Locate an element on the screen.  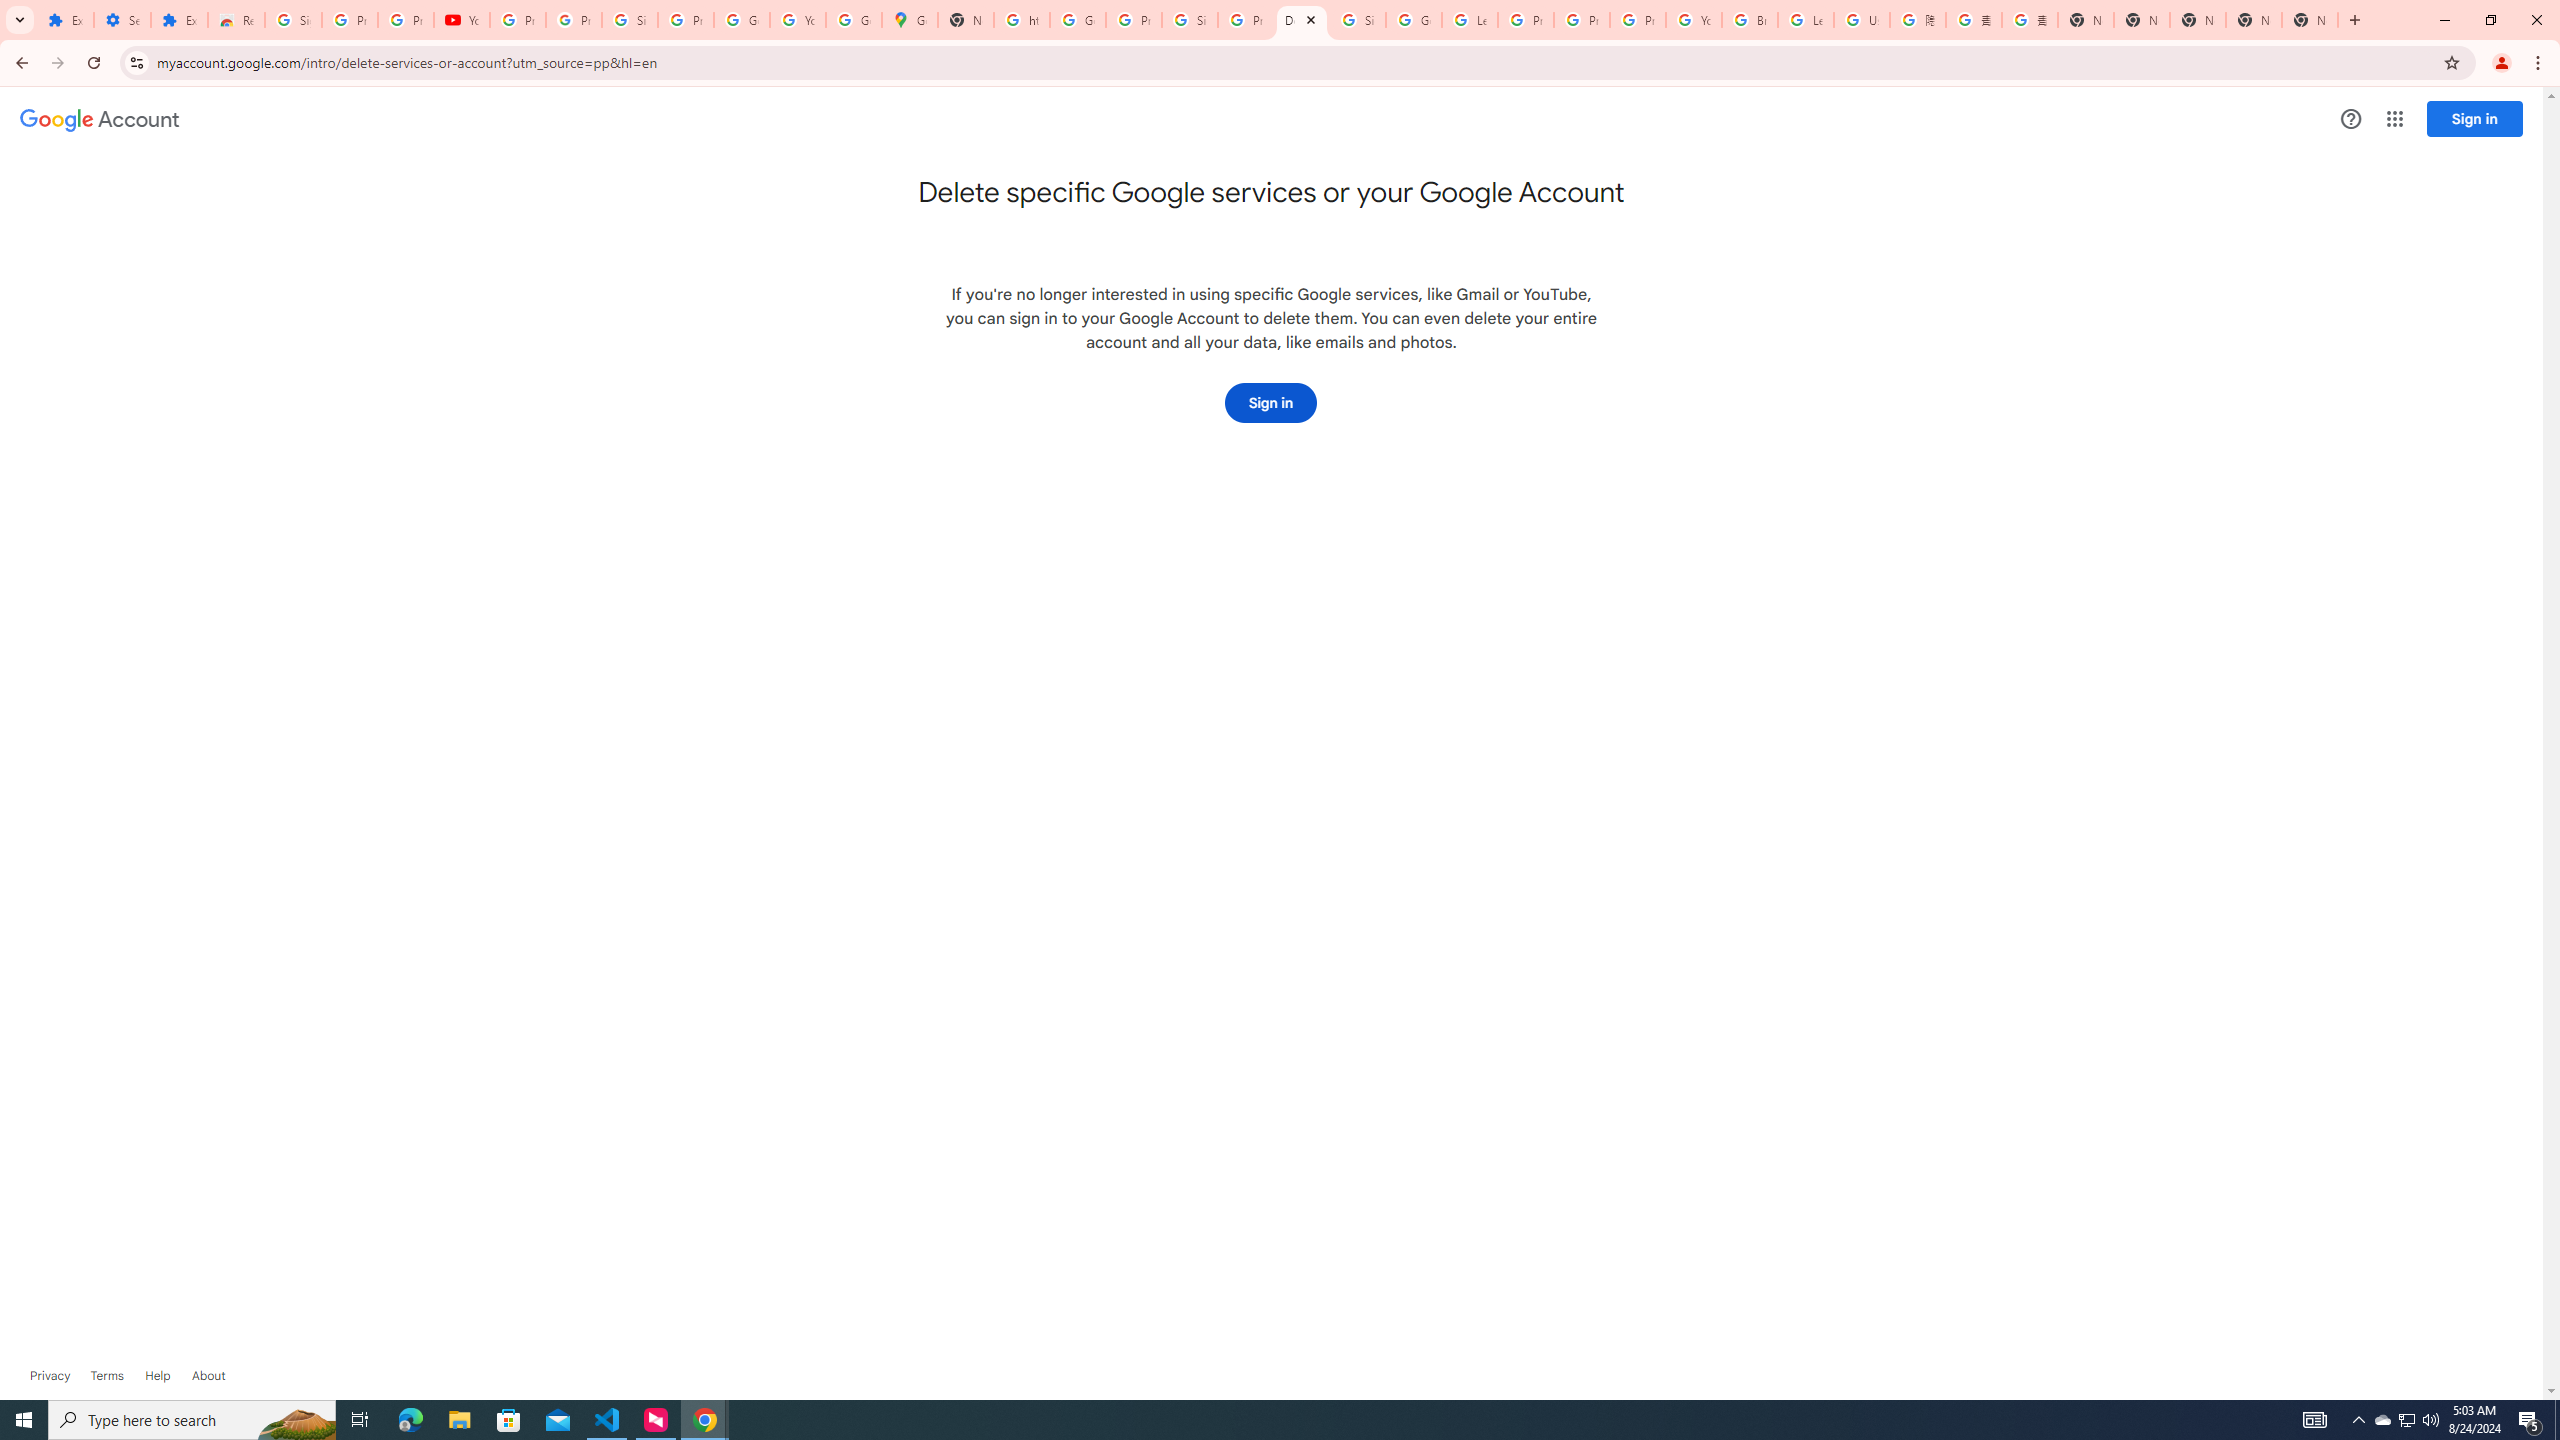
'Google Maps' is located at coordinates (909, 19).